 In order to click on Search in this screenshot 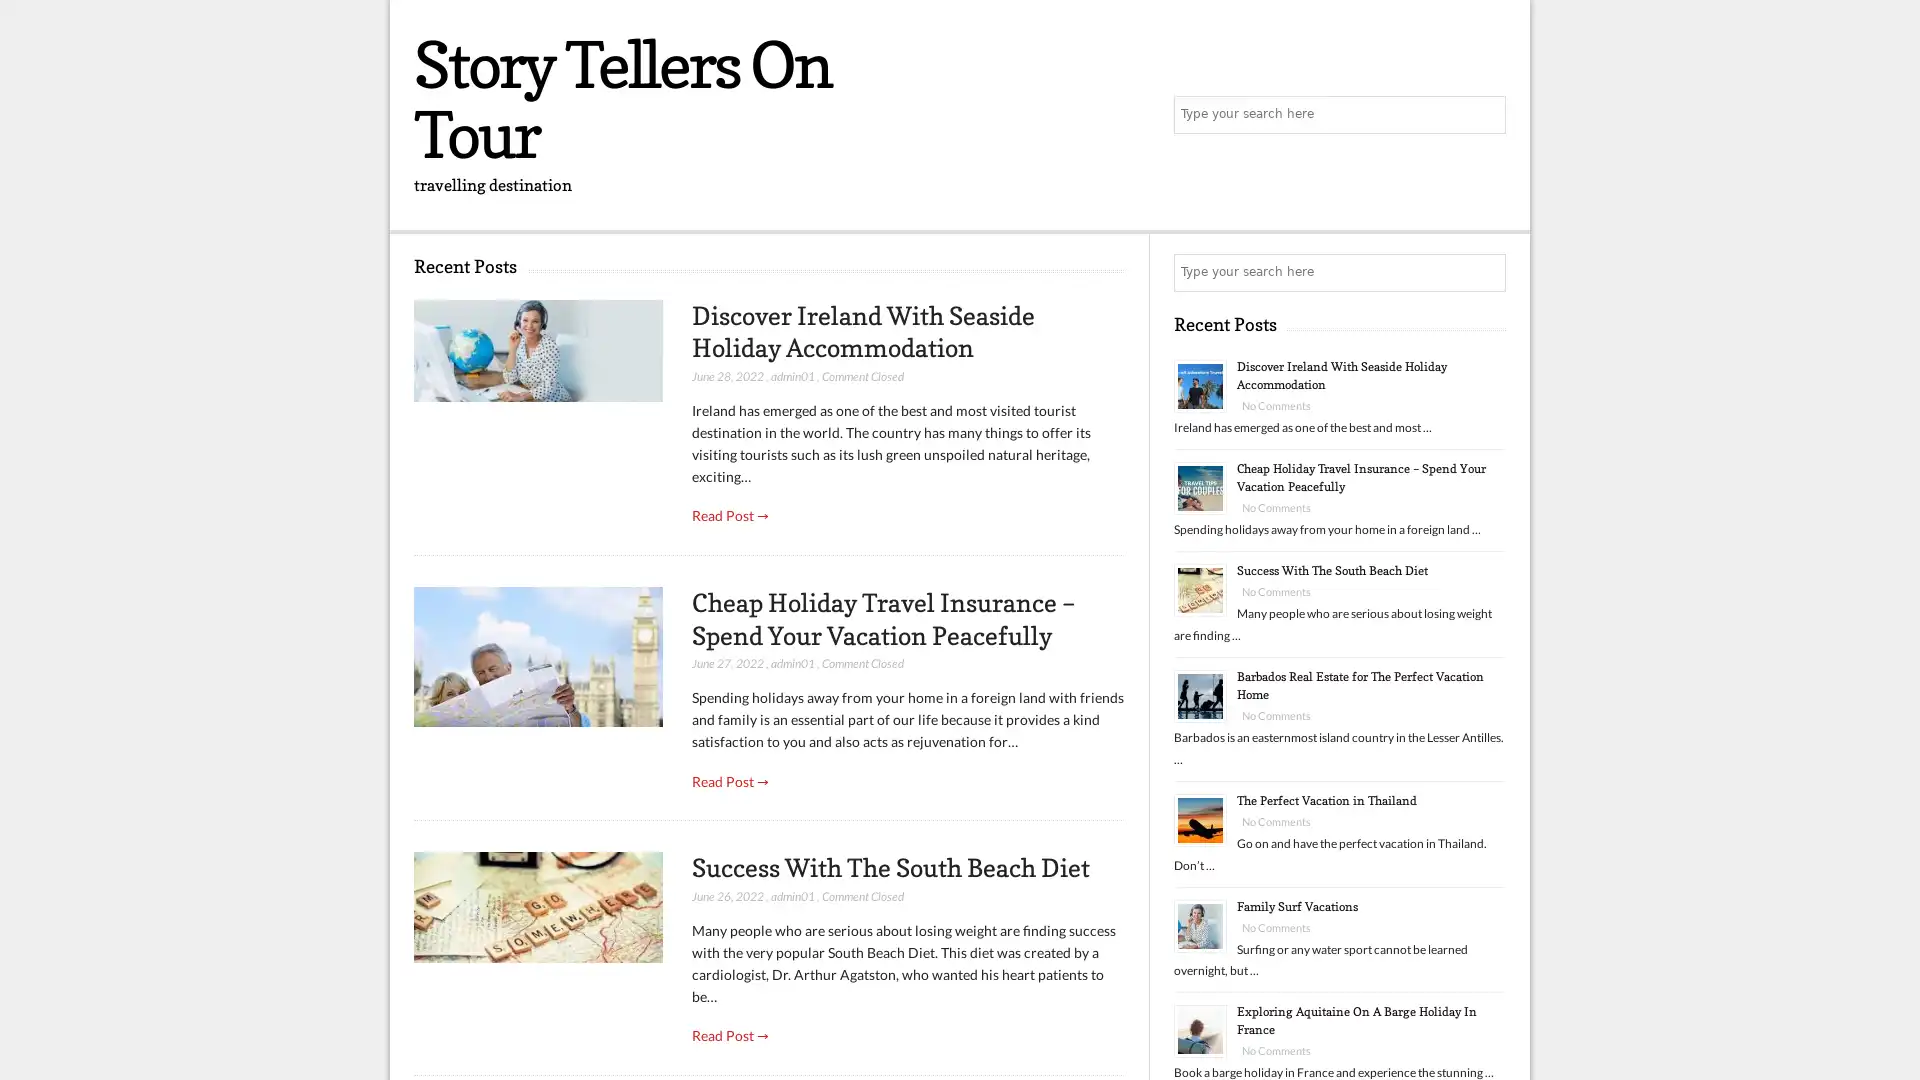, I will do `click(1485, 115)`.